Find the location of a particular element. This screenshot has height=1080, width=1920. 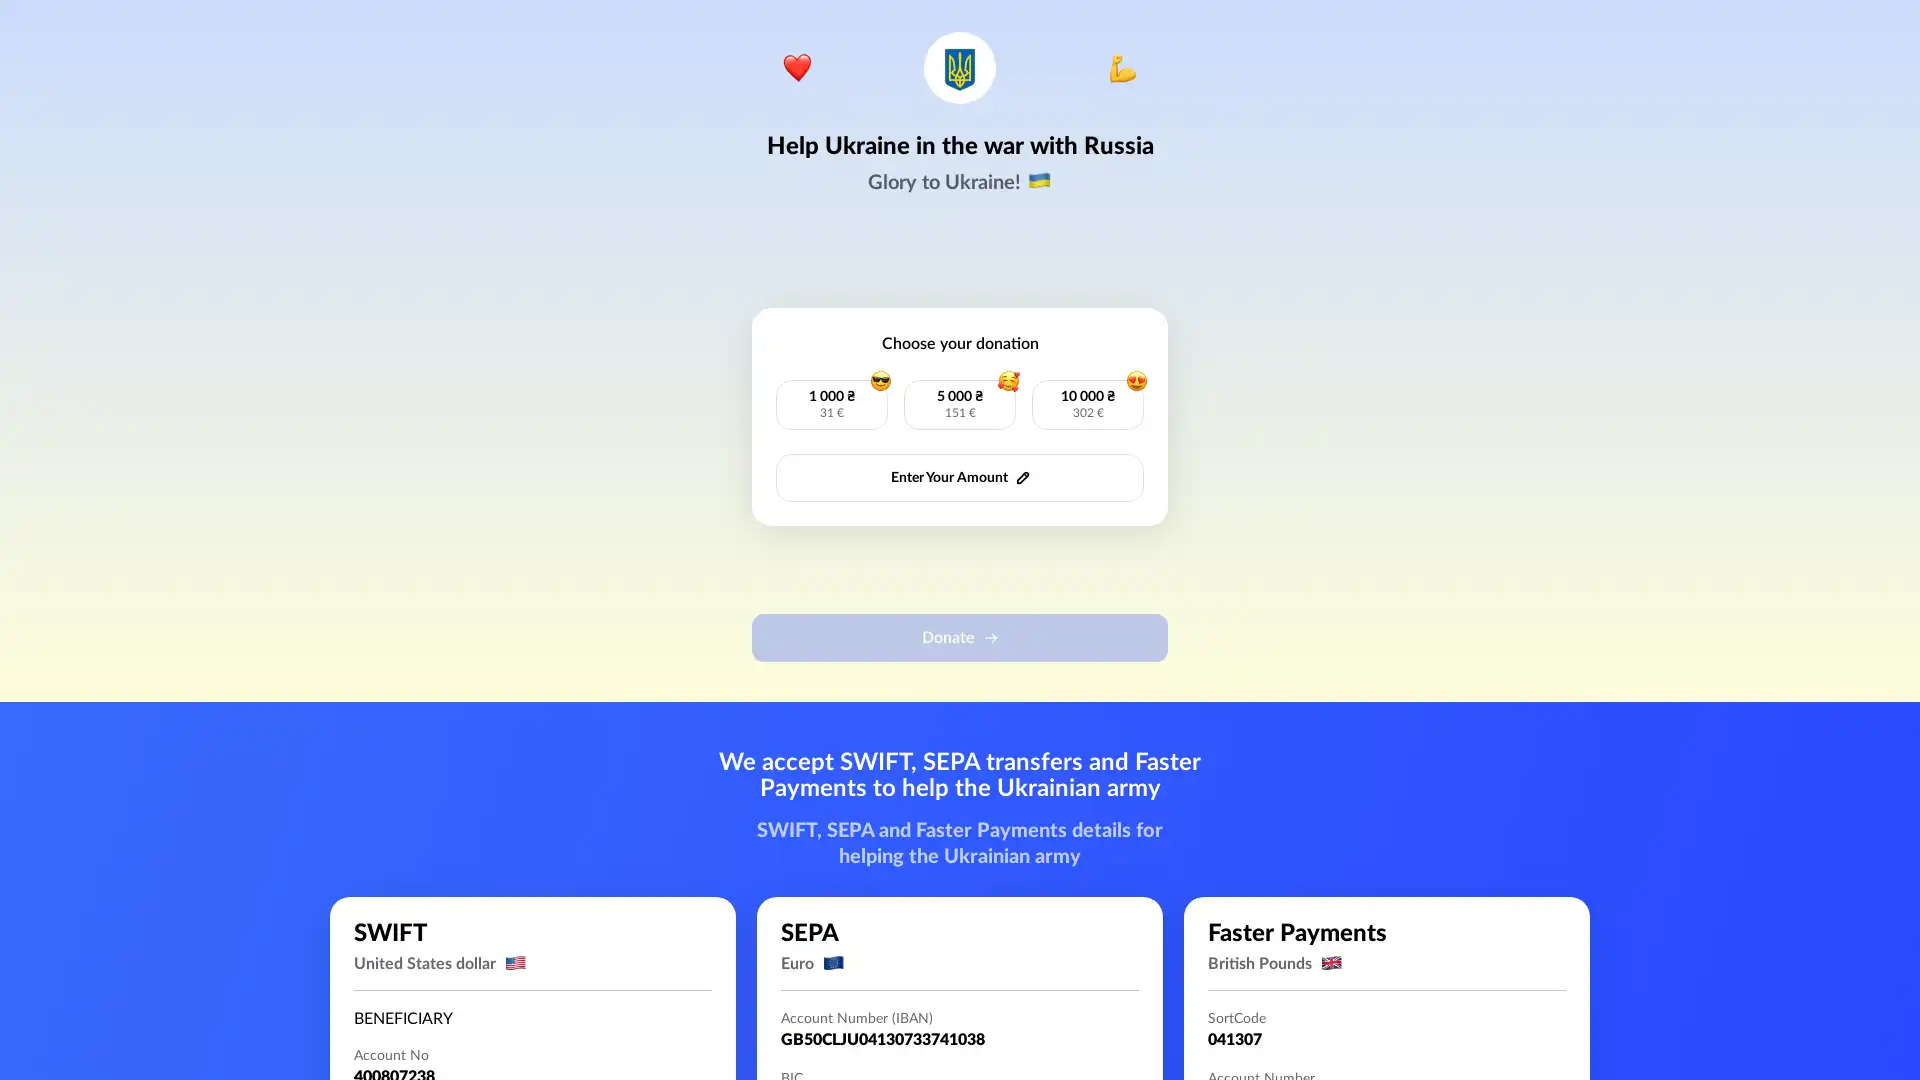

Donate is located at coordinates (960, 637).